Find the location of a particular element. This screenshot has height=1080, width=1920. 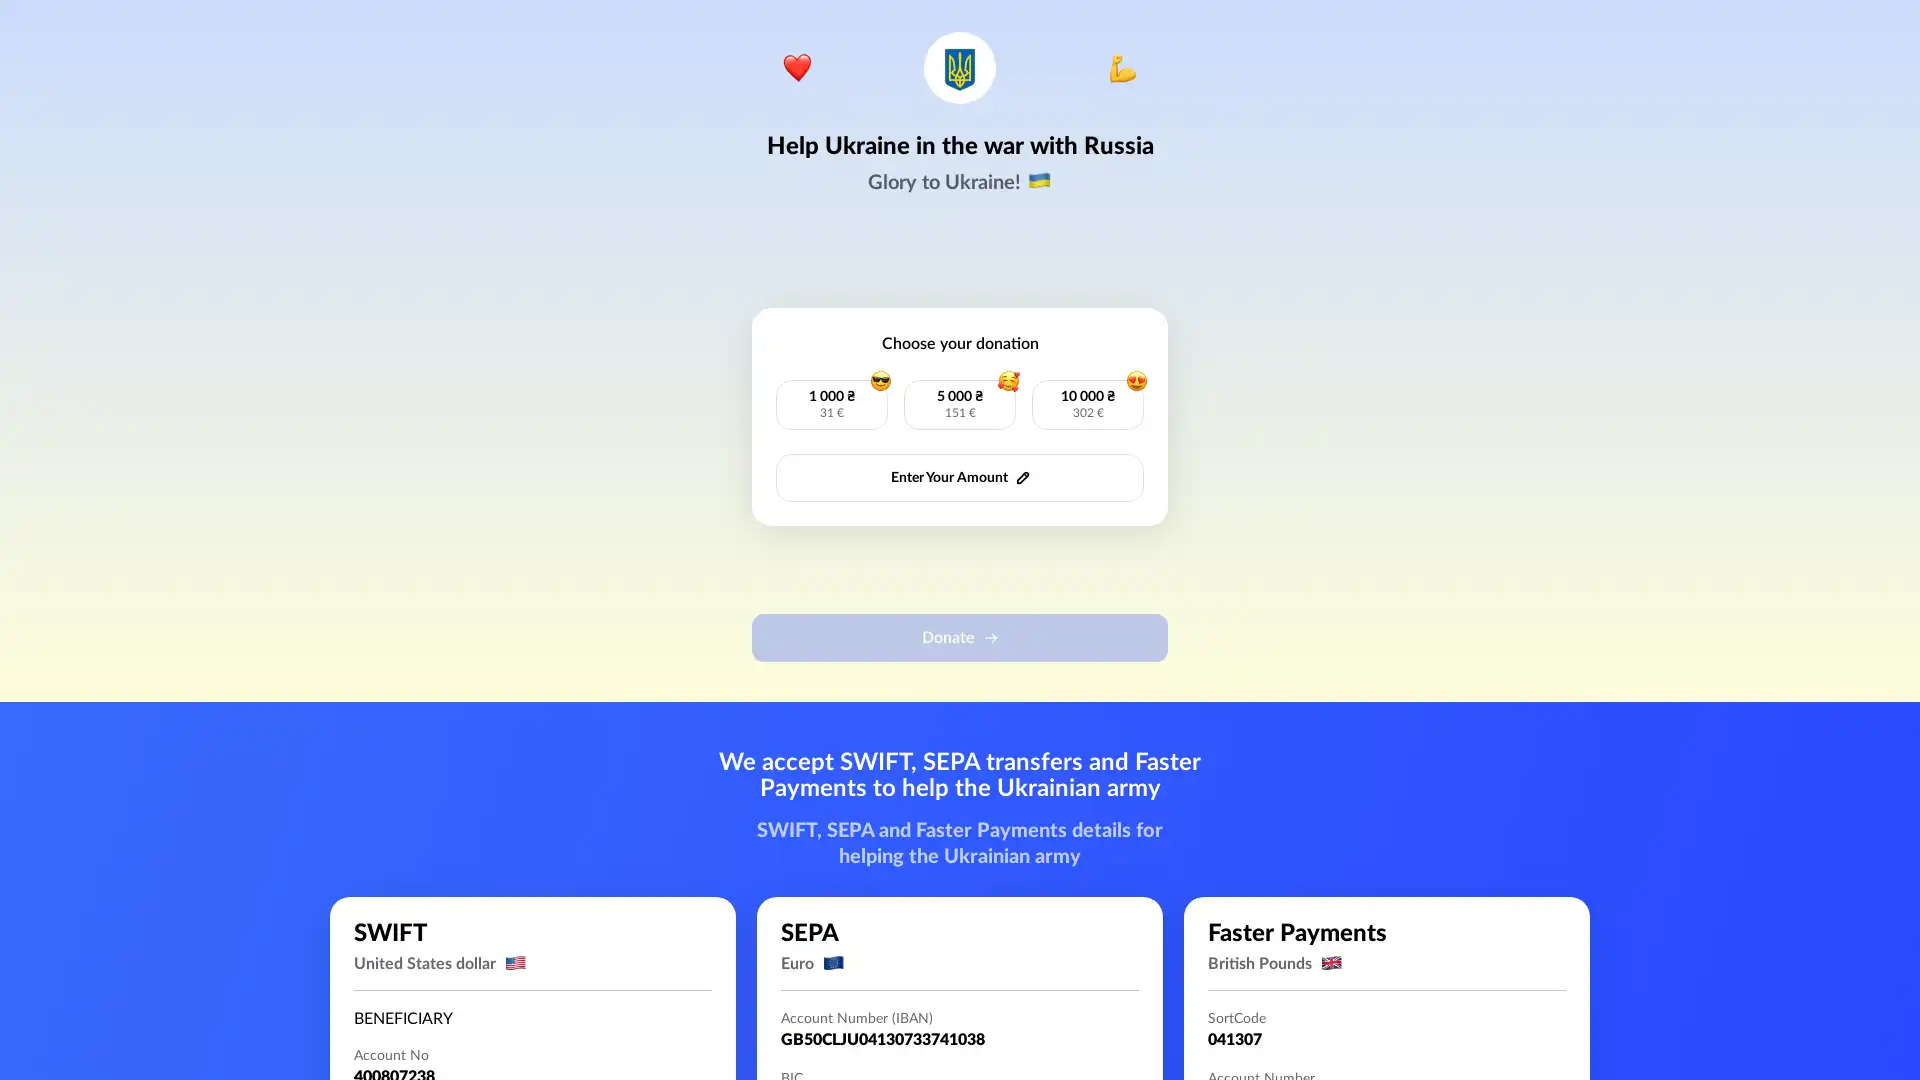

Donate is located at coordinates (960, 637).